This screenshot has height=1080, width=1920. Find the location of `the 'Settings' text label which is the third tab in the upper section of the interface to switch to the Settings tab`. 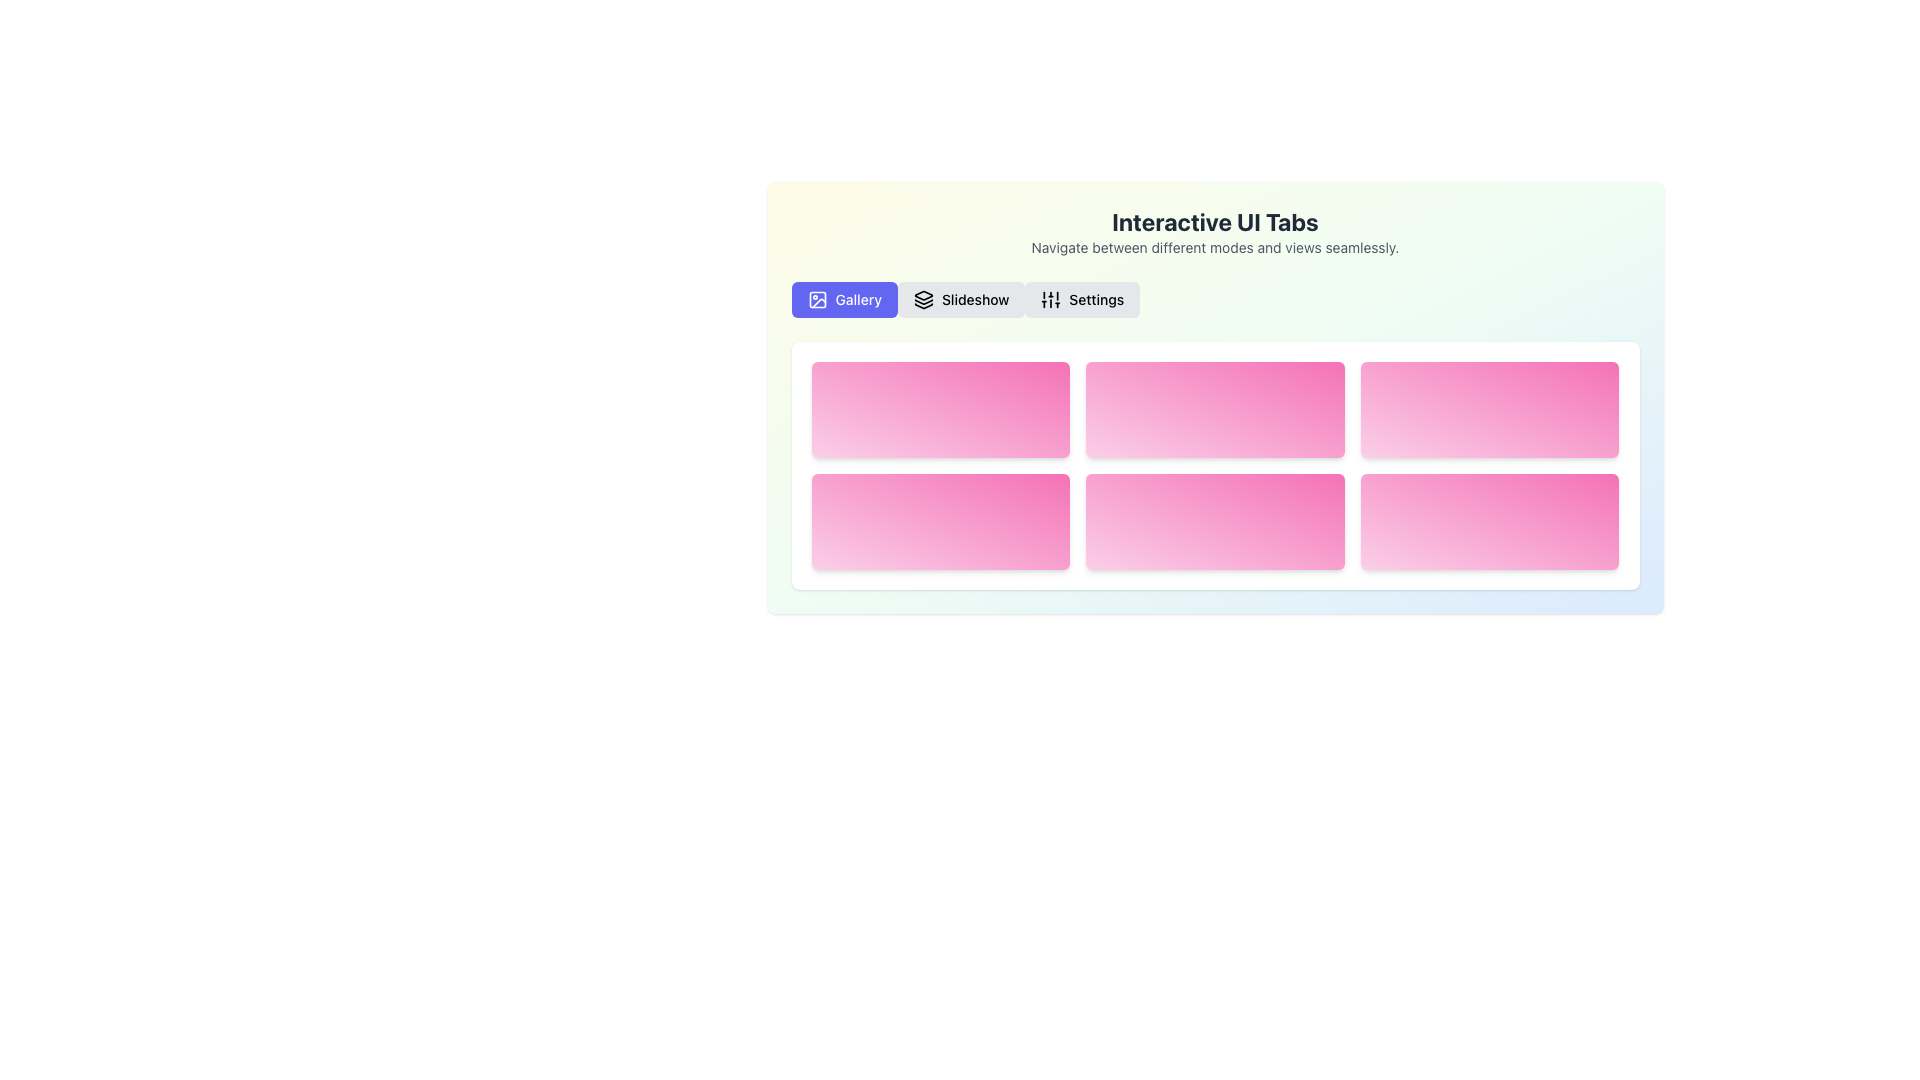

the 'Settings' text label which is the third tab in the upper section of the interface to switch to the Settings tab is located at coordinates (1095, 300).